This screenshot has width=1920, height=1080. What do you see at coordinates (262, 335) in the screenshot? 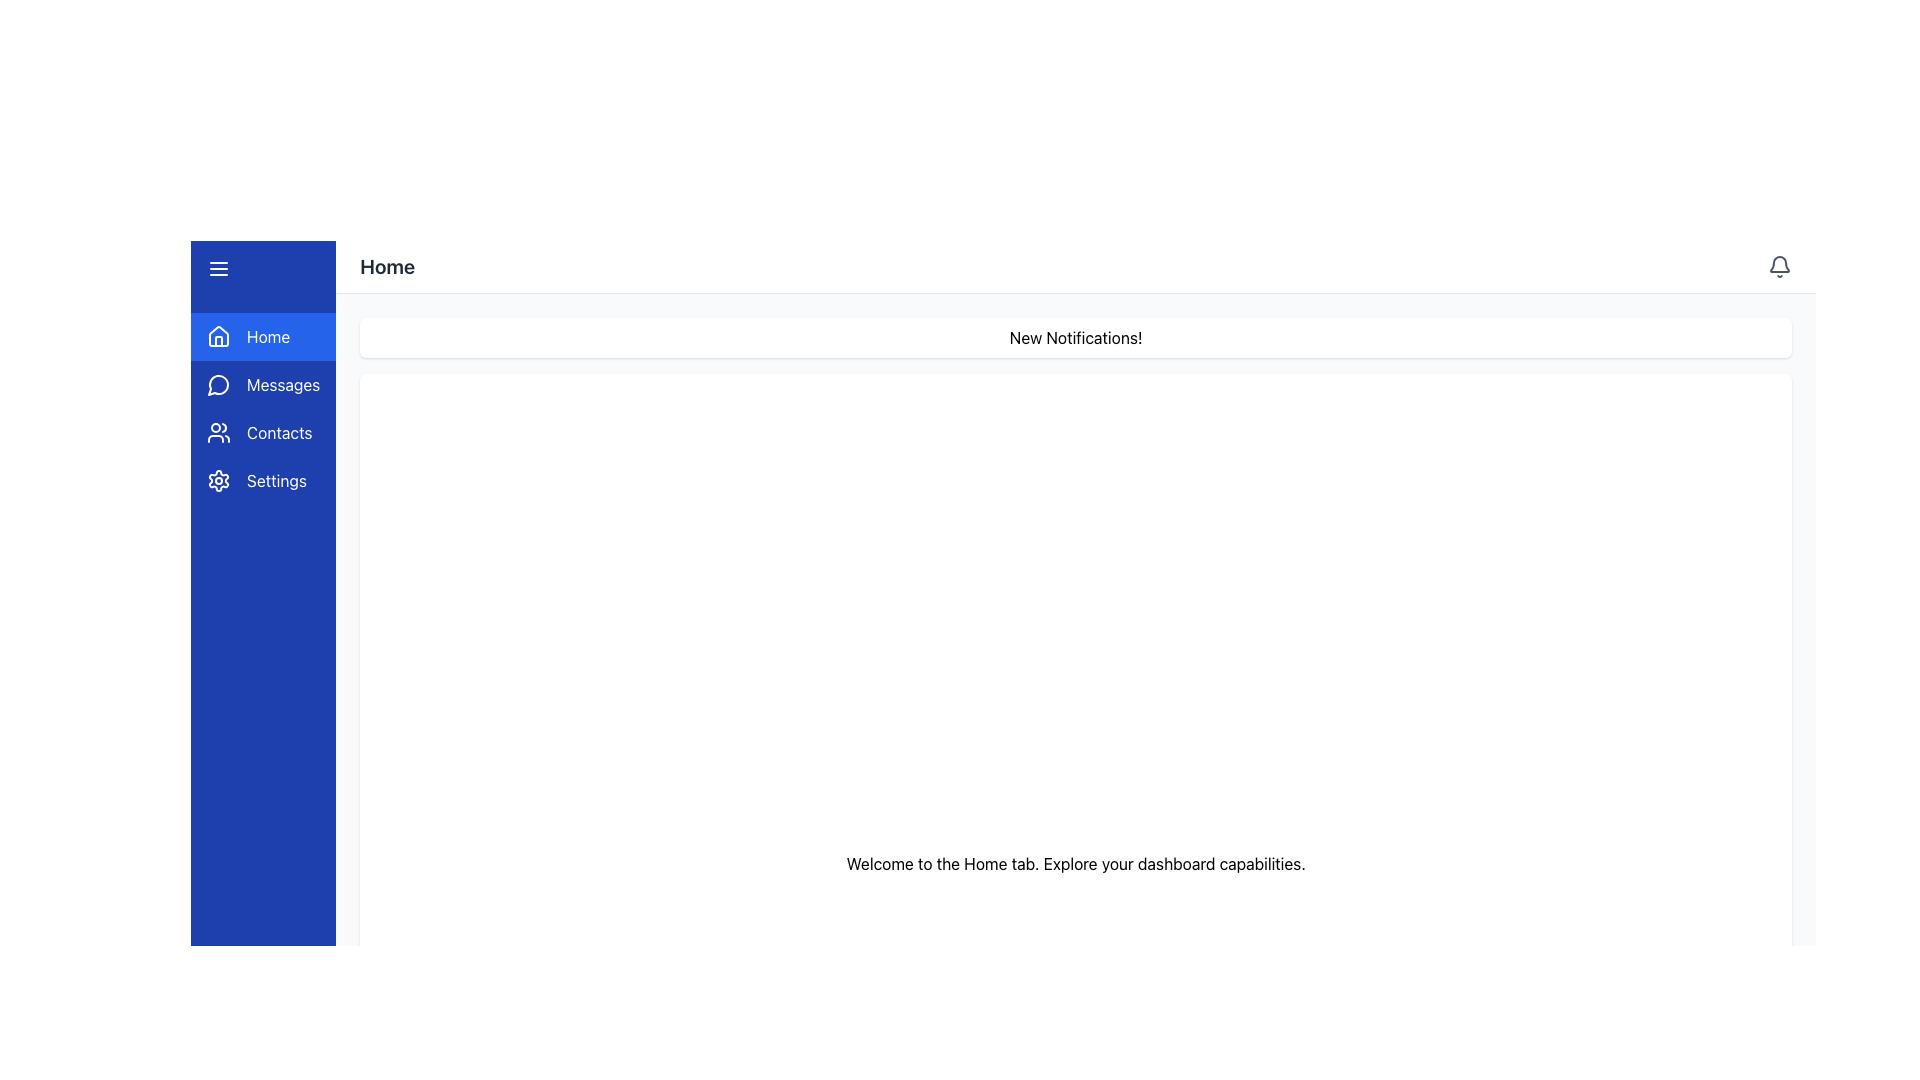
I see `the blue 'Home' button located in the vertical sidebar menu` at bounding box center [262, 335].